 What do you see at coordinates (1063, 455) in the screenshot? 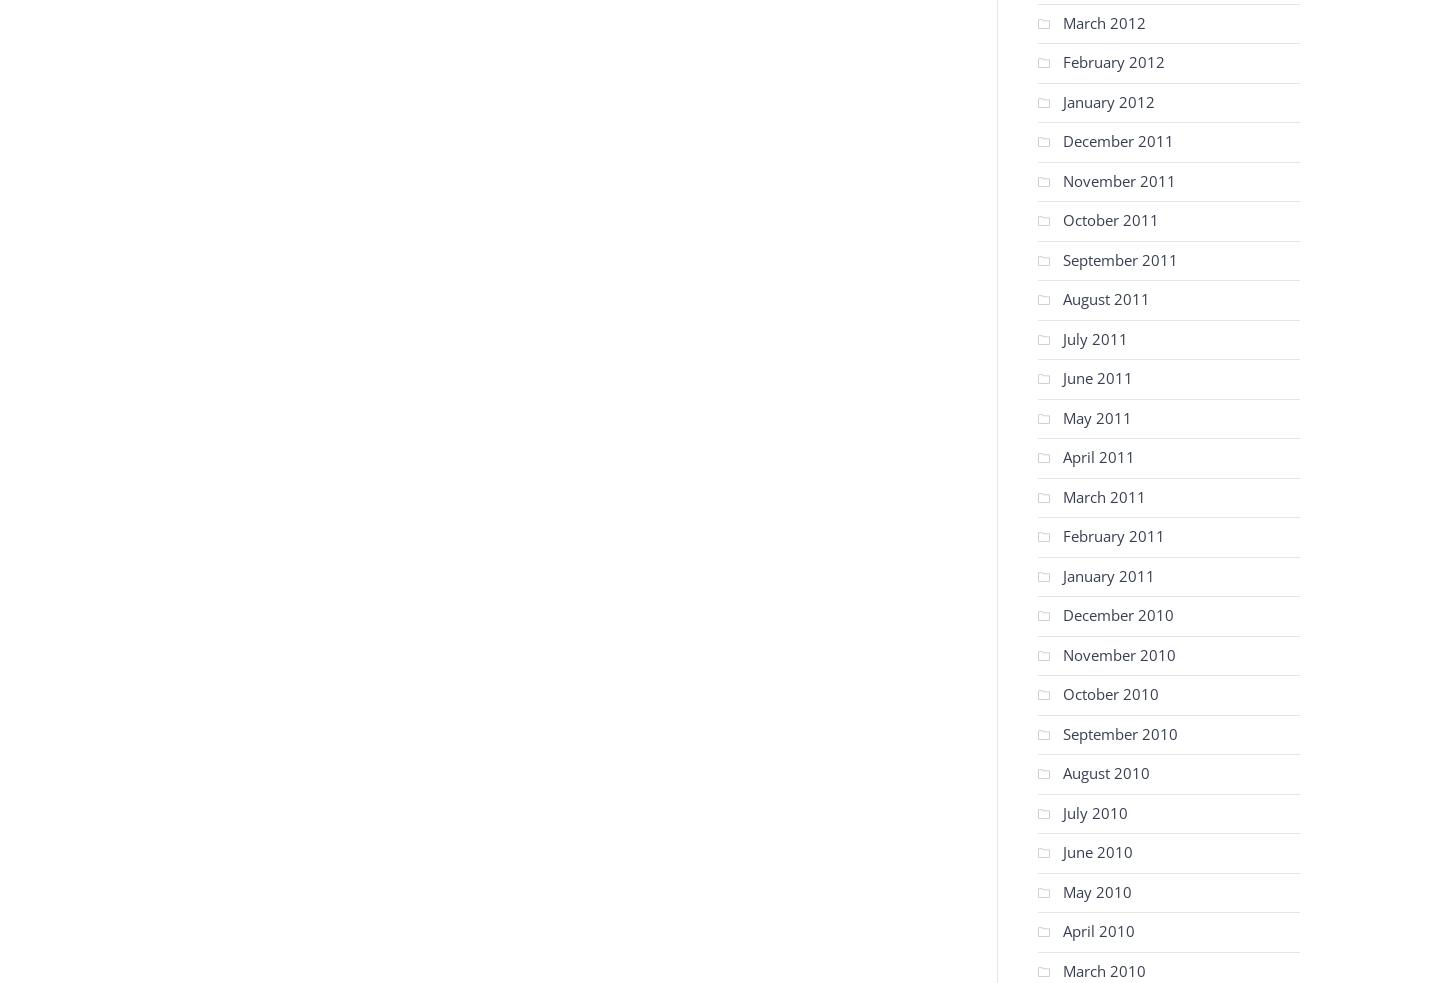
I see `'April 2011'` at bounding box center [1063, 455].